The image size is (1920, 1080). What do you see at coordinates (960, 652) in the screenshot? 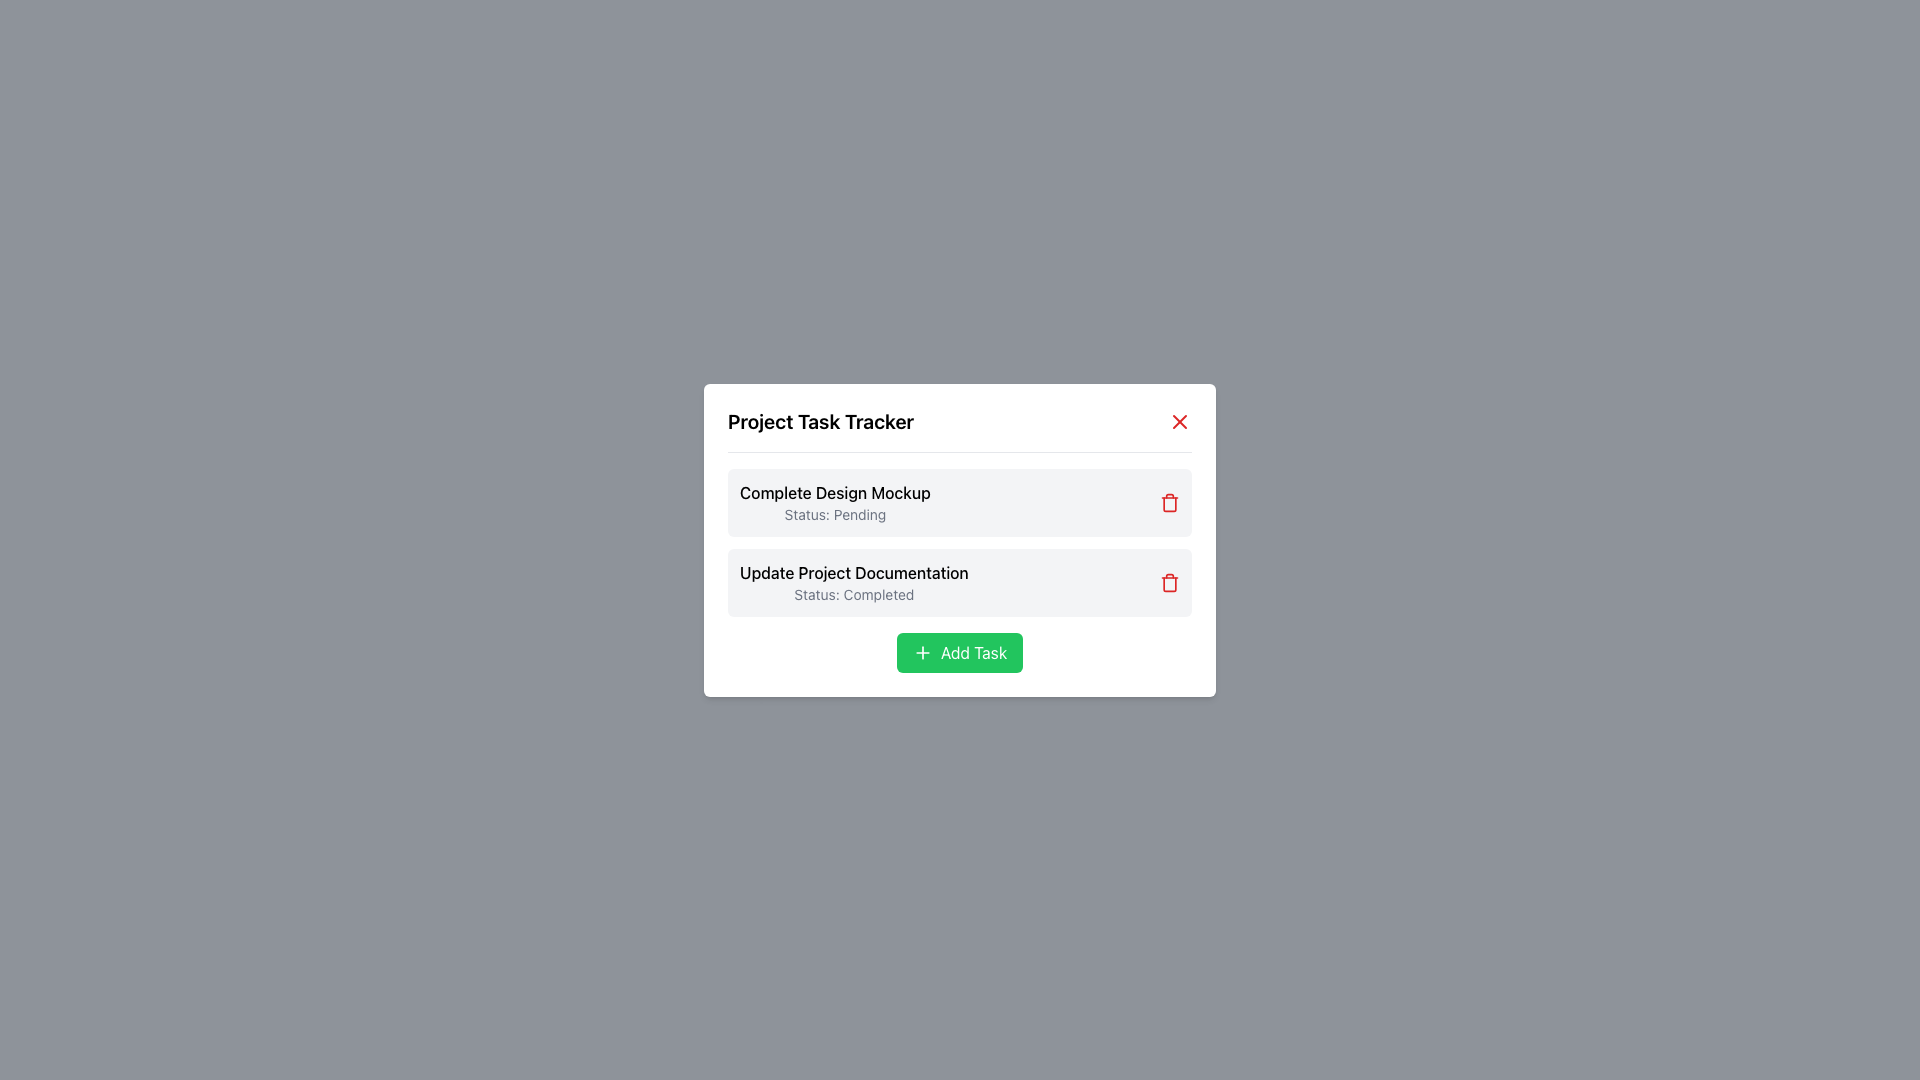
I see `the green 'Add Task' button with a white plus sign icon and text, located at the bottom center of the 'Project Task Tracker' modal to observe the hover effect` at bounding box center [960, 652].